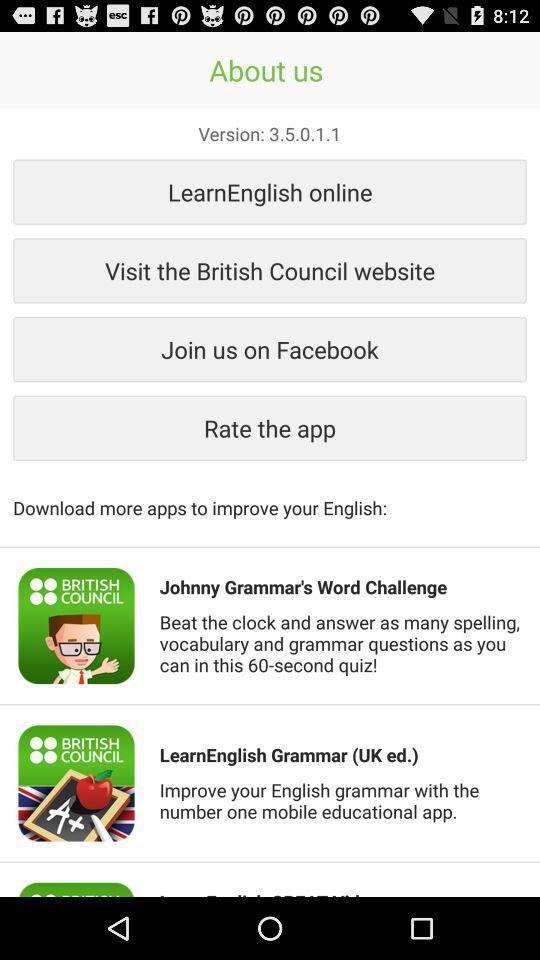 The image size is (540, 960). Describe the element at coordinates (270, 349) in the screenshot. I see `button above rate the app item` at that location.